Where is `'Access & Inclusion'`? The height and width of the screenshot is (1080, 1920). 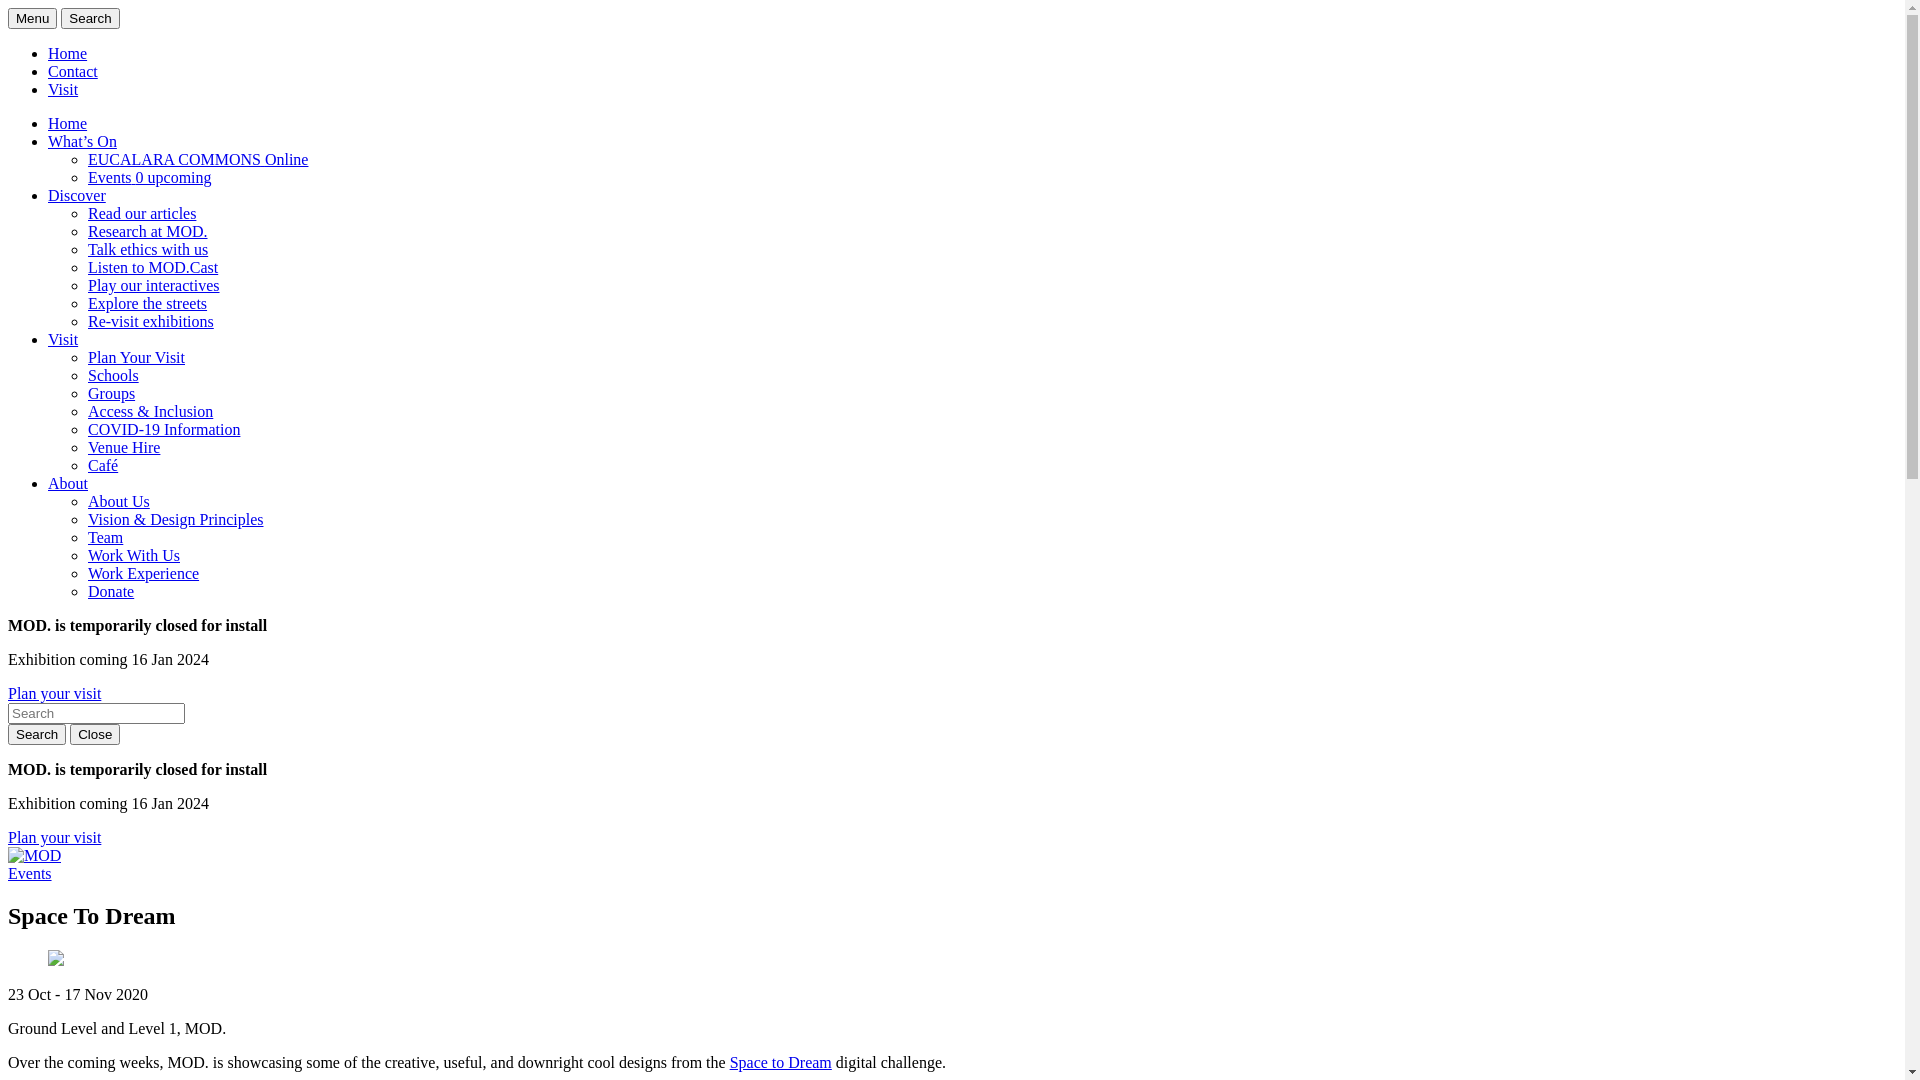
'Access & Inclusion' is located at coordinates (149, 410).